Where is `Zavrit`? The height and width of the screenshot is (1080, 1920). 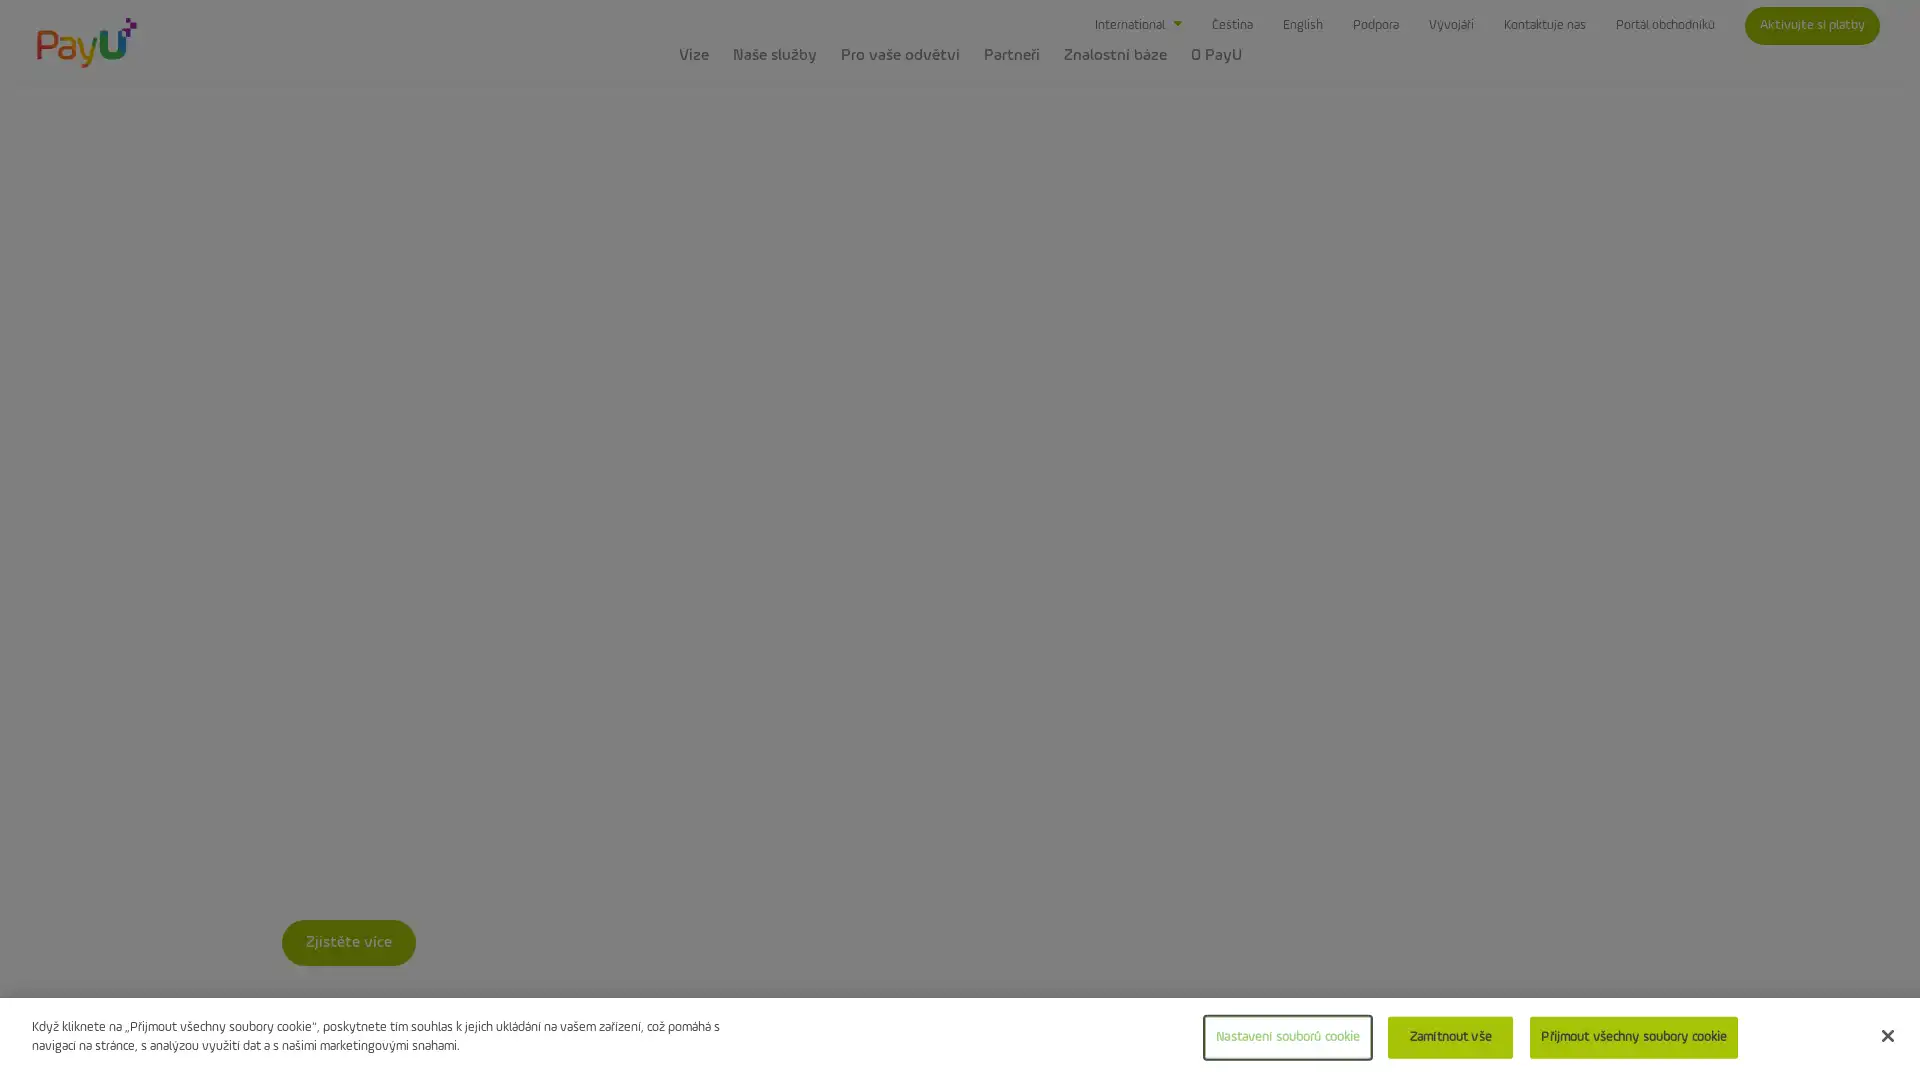
Zavrit is located at coordinates (1886, 1034).